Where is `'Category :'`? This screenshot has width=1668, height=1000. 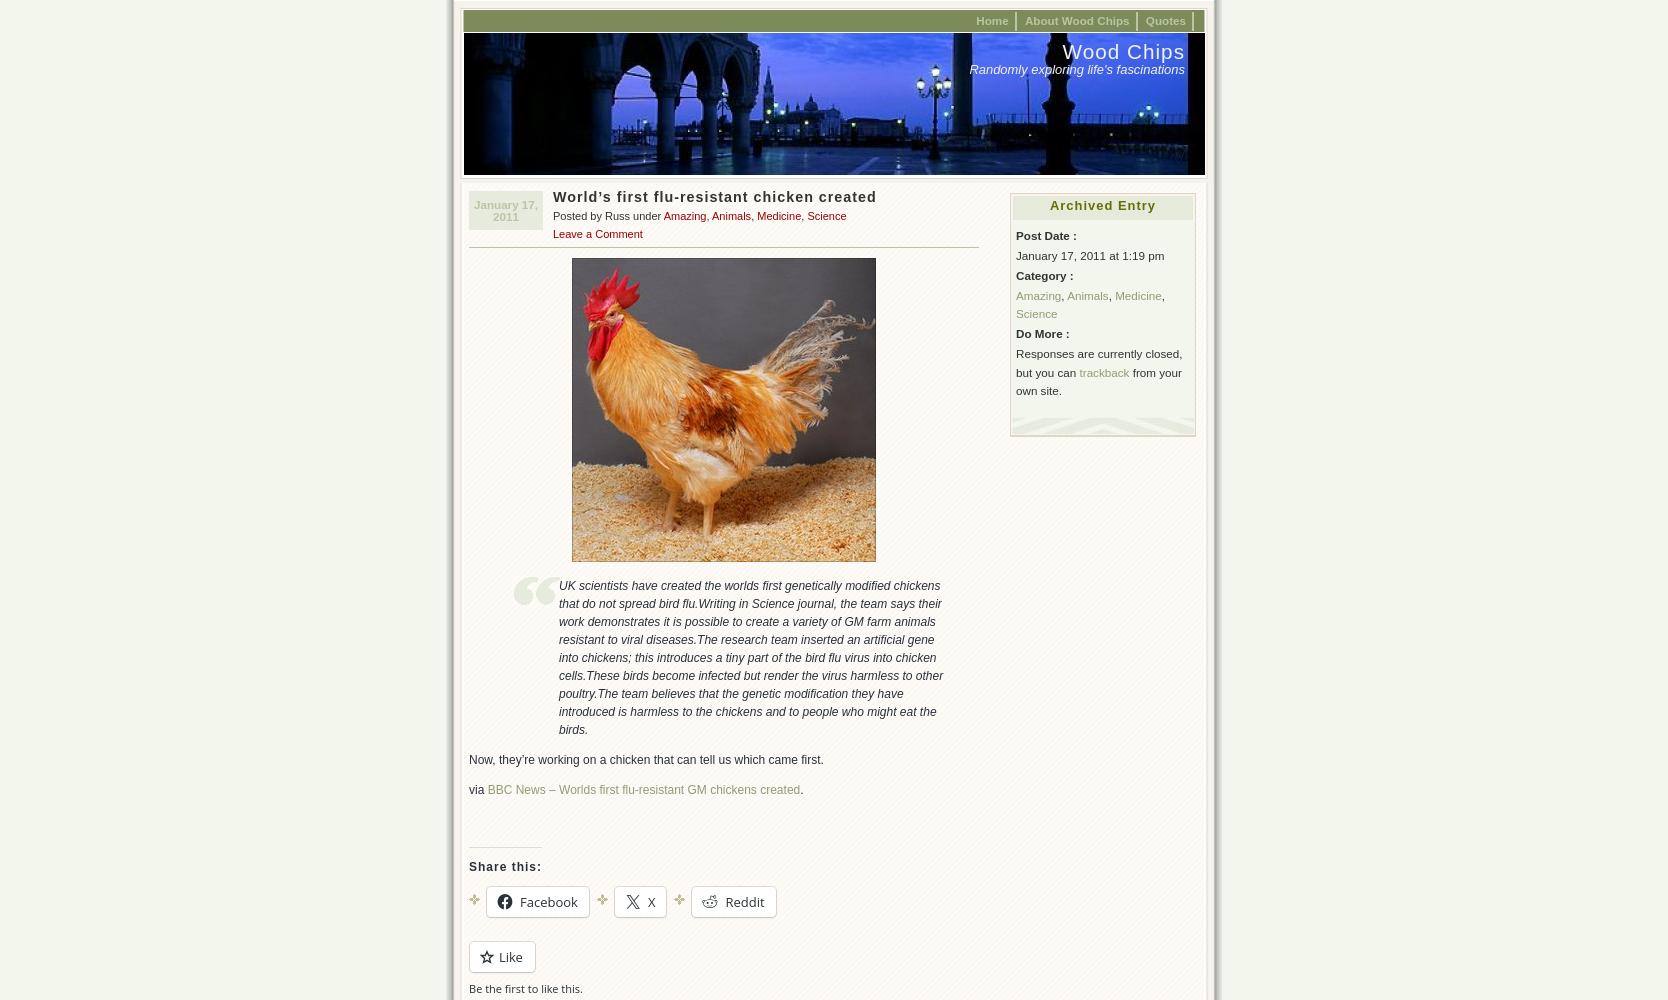
'Category :' is located at coordinates (1015, 274).